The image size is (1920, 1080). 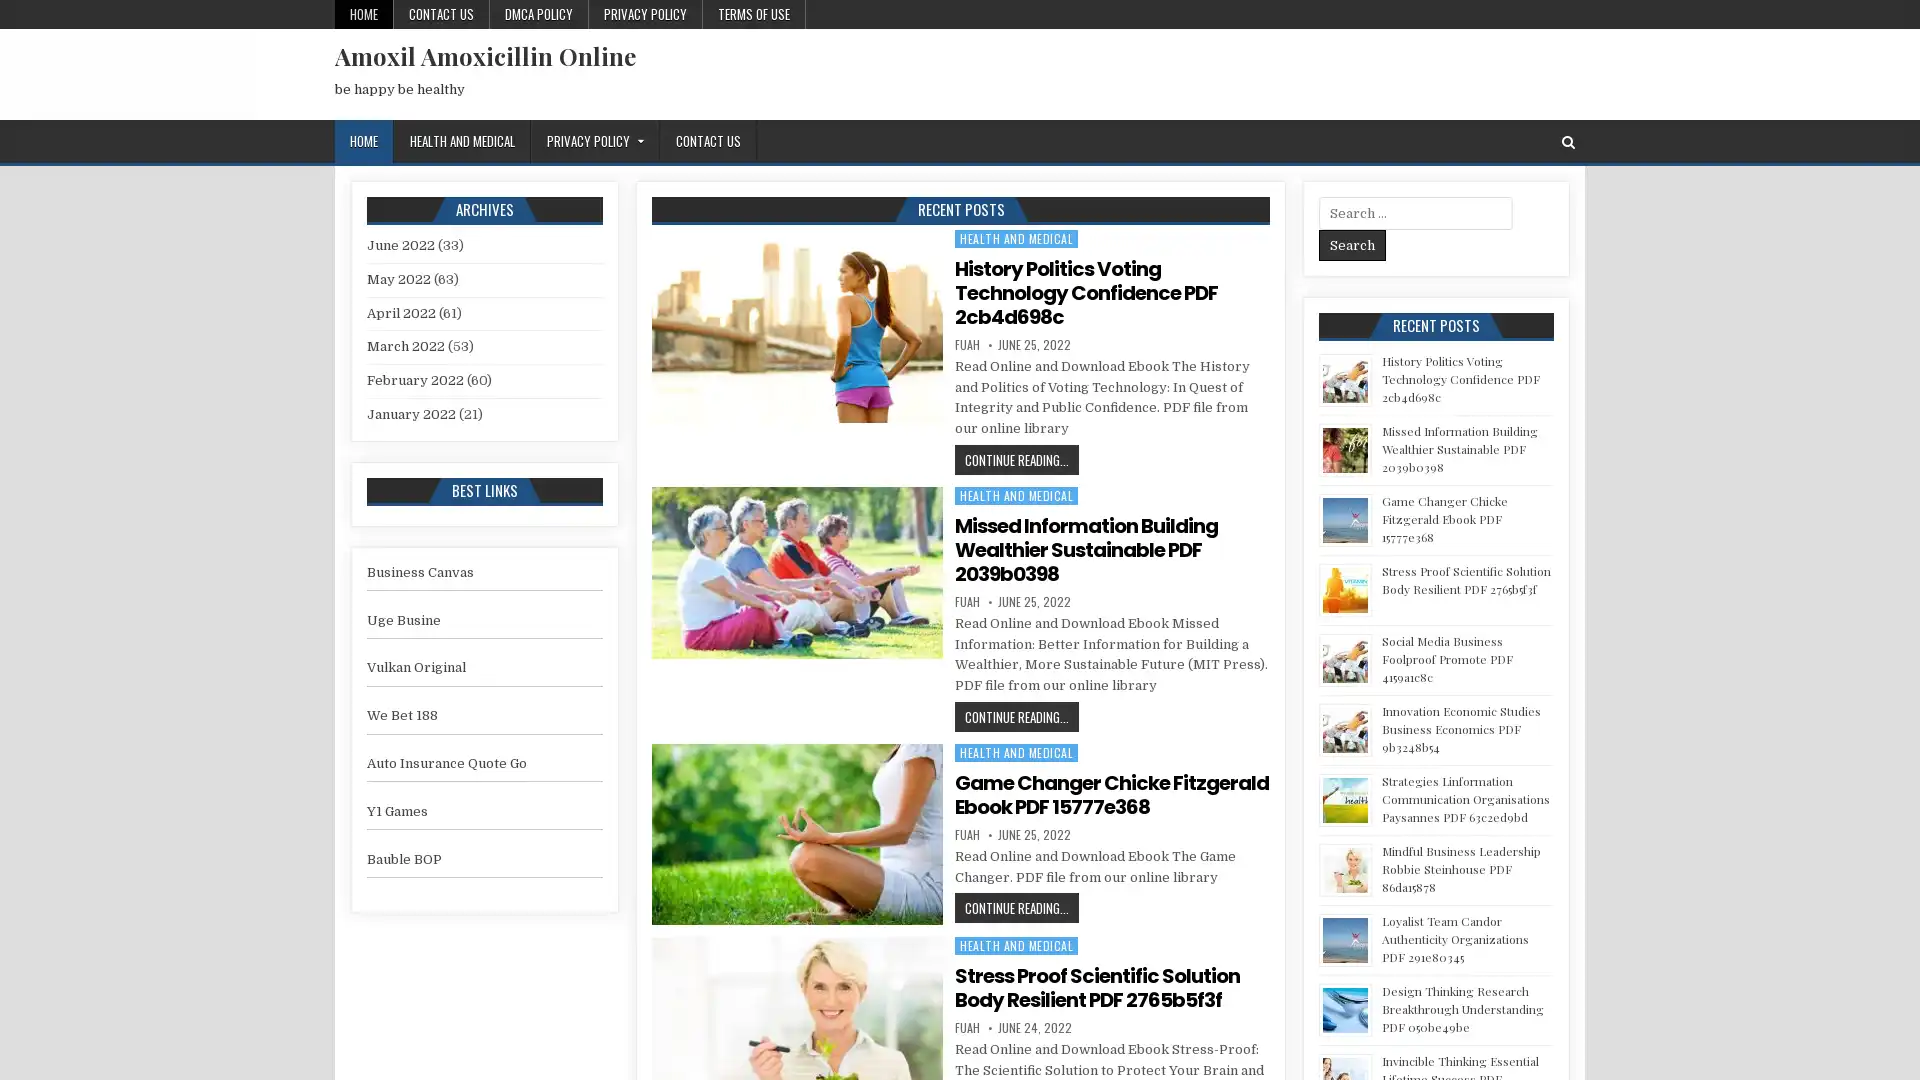 What do you see at coordinates (1351, 244) in the screenshot?
I see `Search` at bounding box center [1351, 244].